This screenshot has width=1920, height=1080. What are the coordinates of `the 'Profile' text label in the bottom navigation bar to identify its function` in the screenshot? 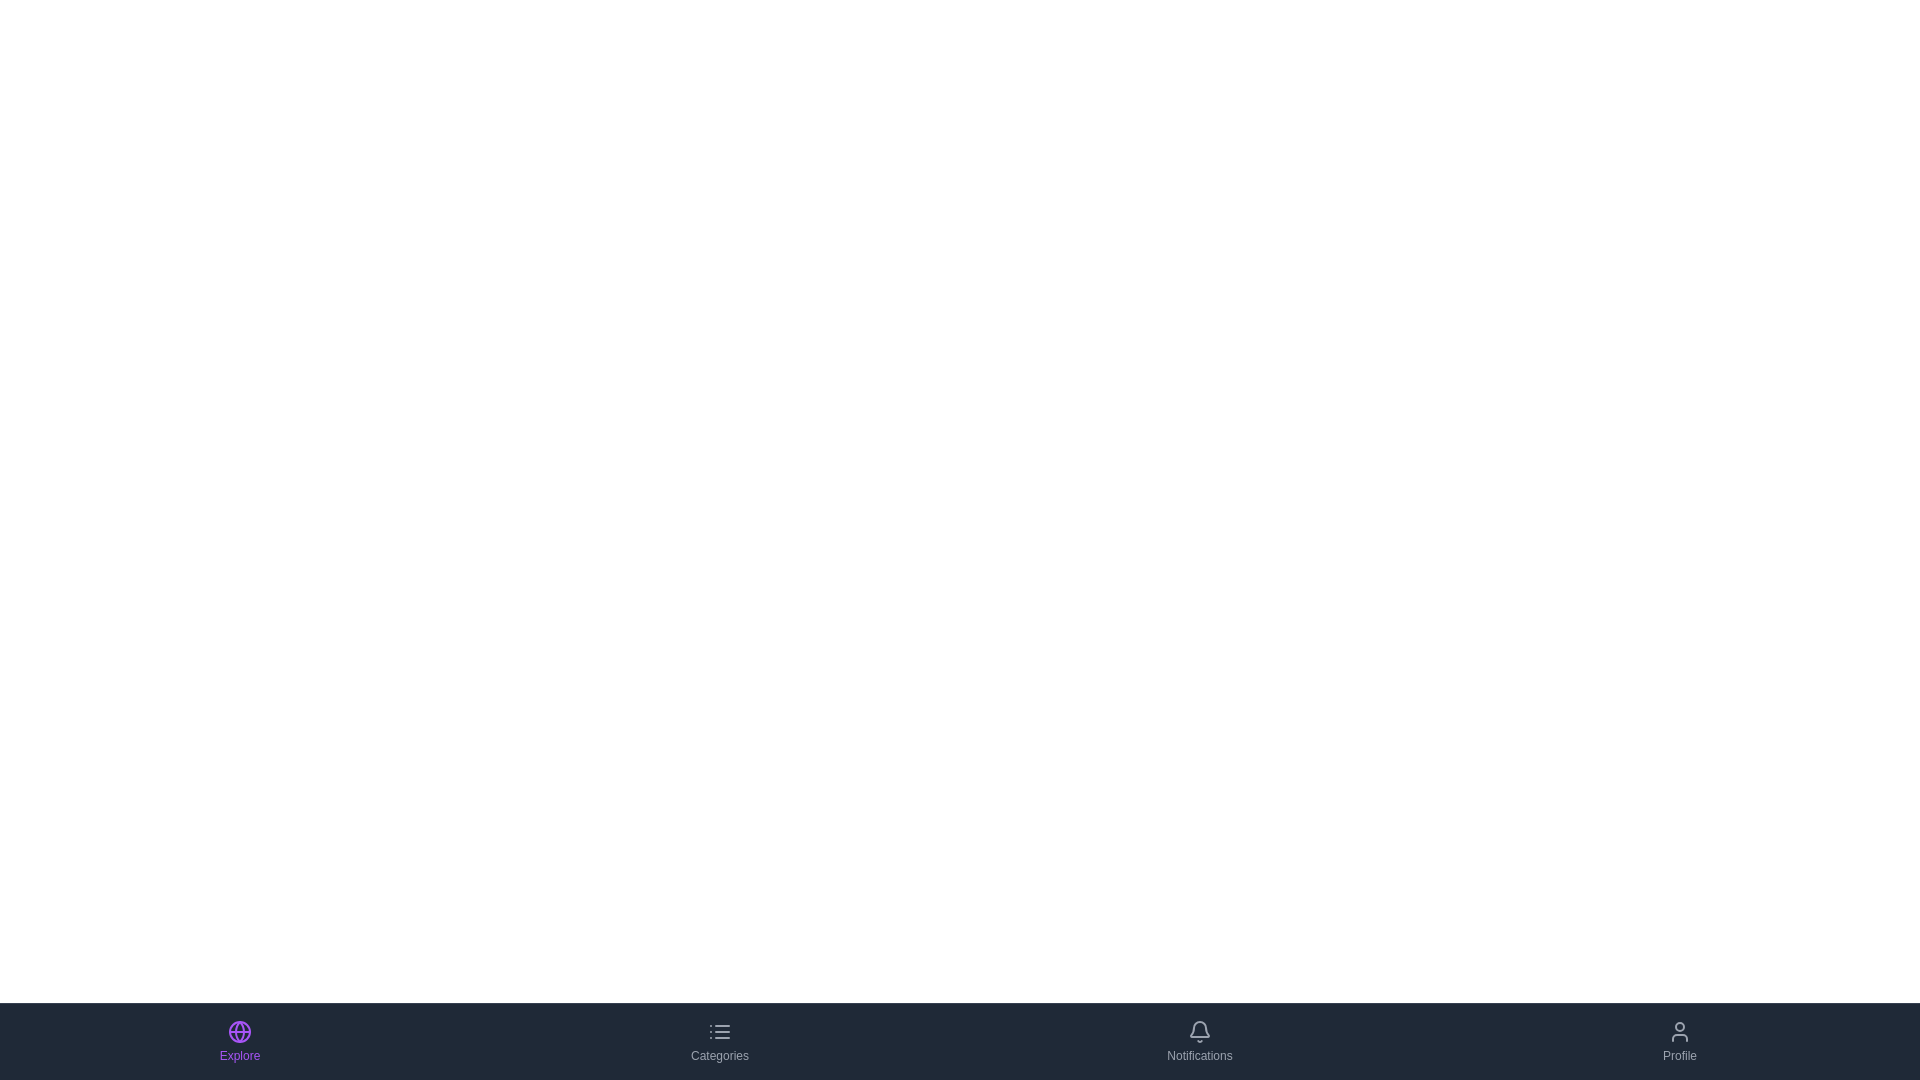 It's located at (1680, 1055).